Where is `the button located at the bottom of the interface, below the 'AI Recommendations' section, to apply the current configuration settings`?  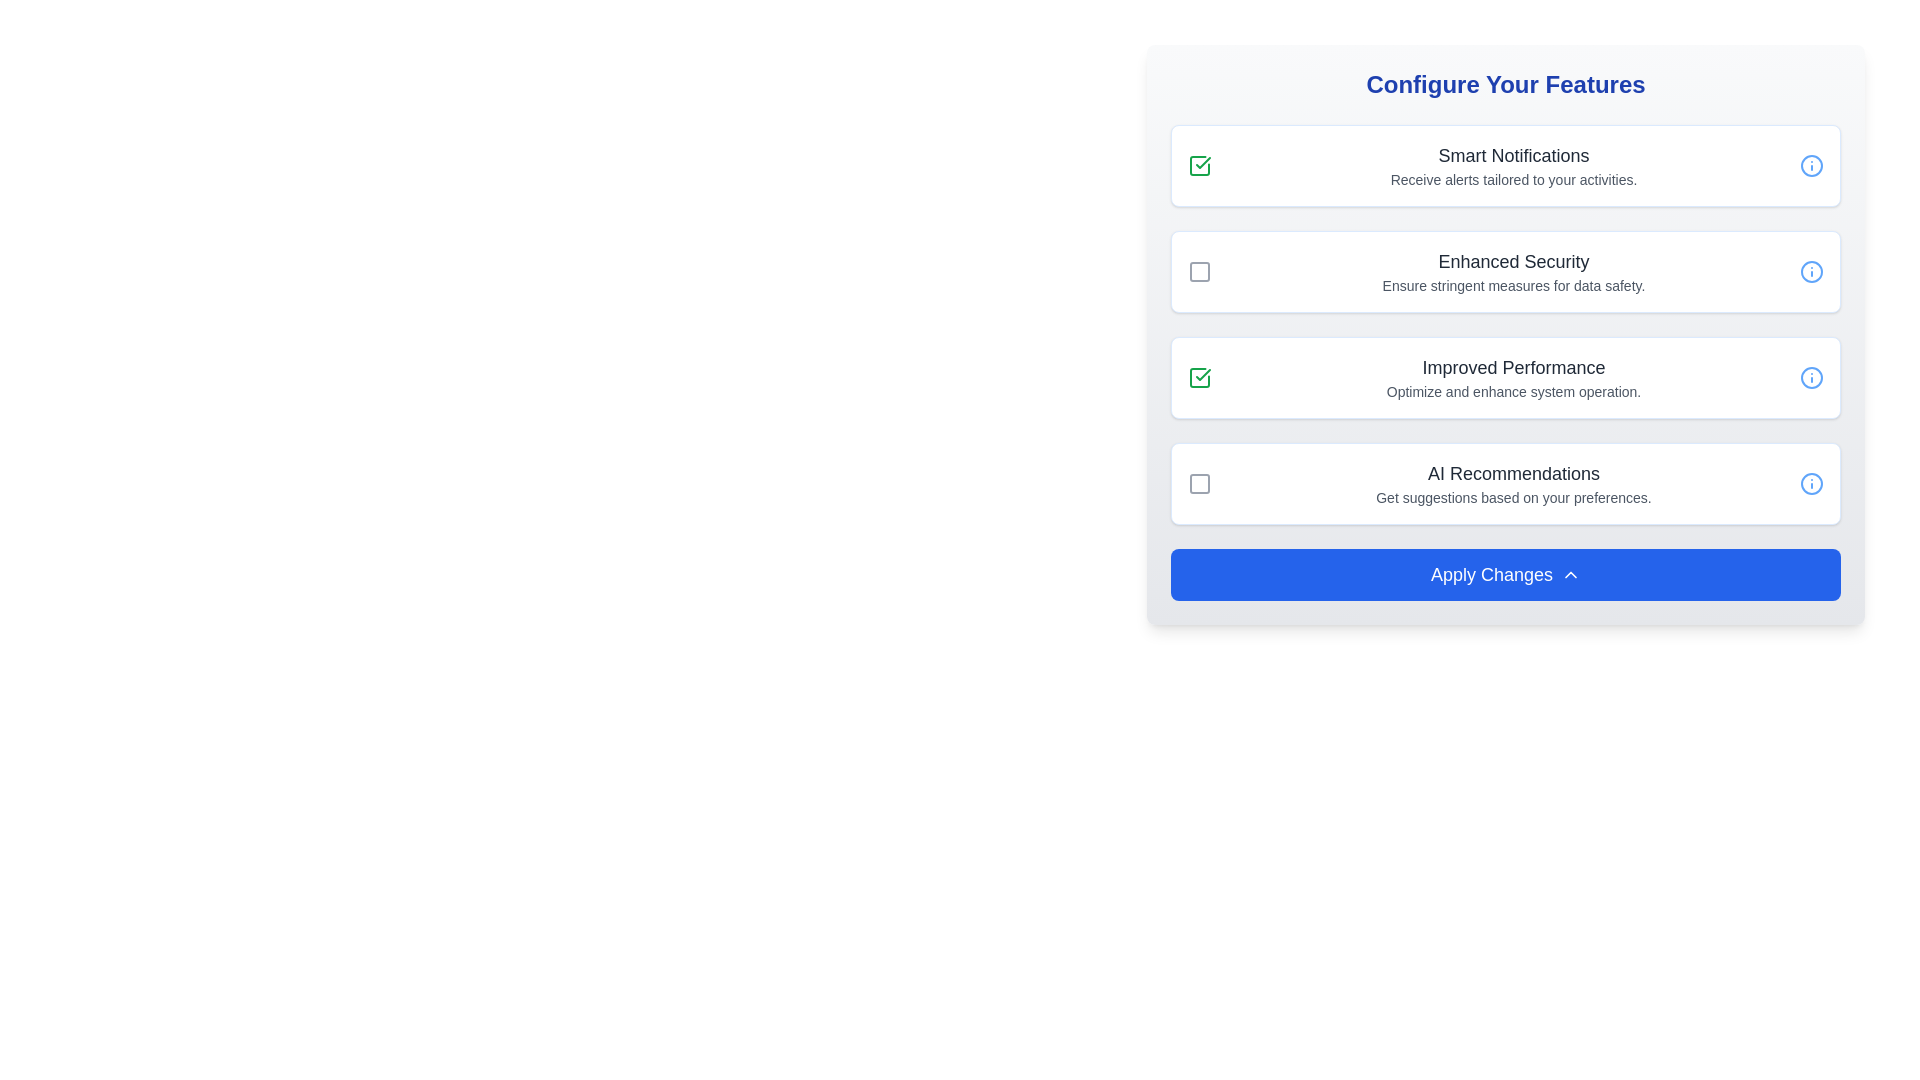
the button located at the bottom of the interface, below the 'AI Recommendations' section, to apply the current configuration settings is located at coordinates (1506, 574).